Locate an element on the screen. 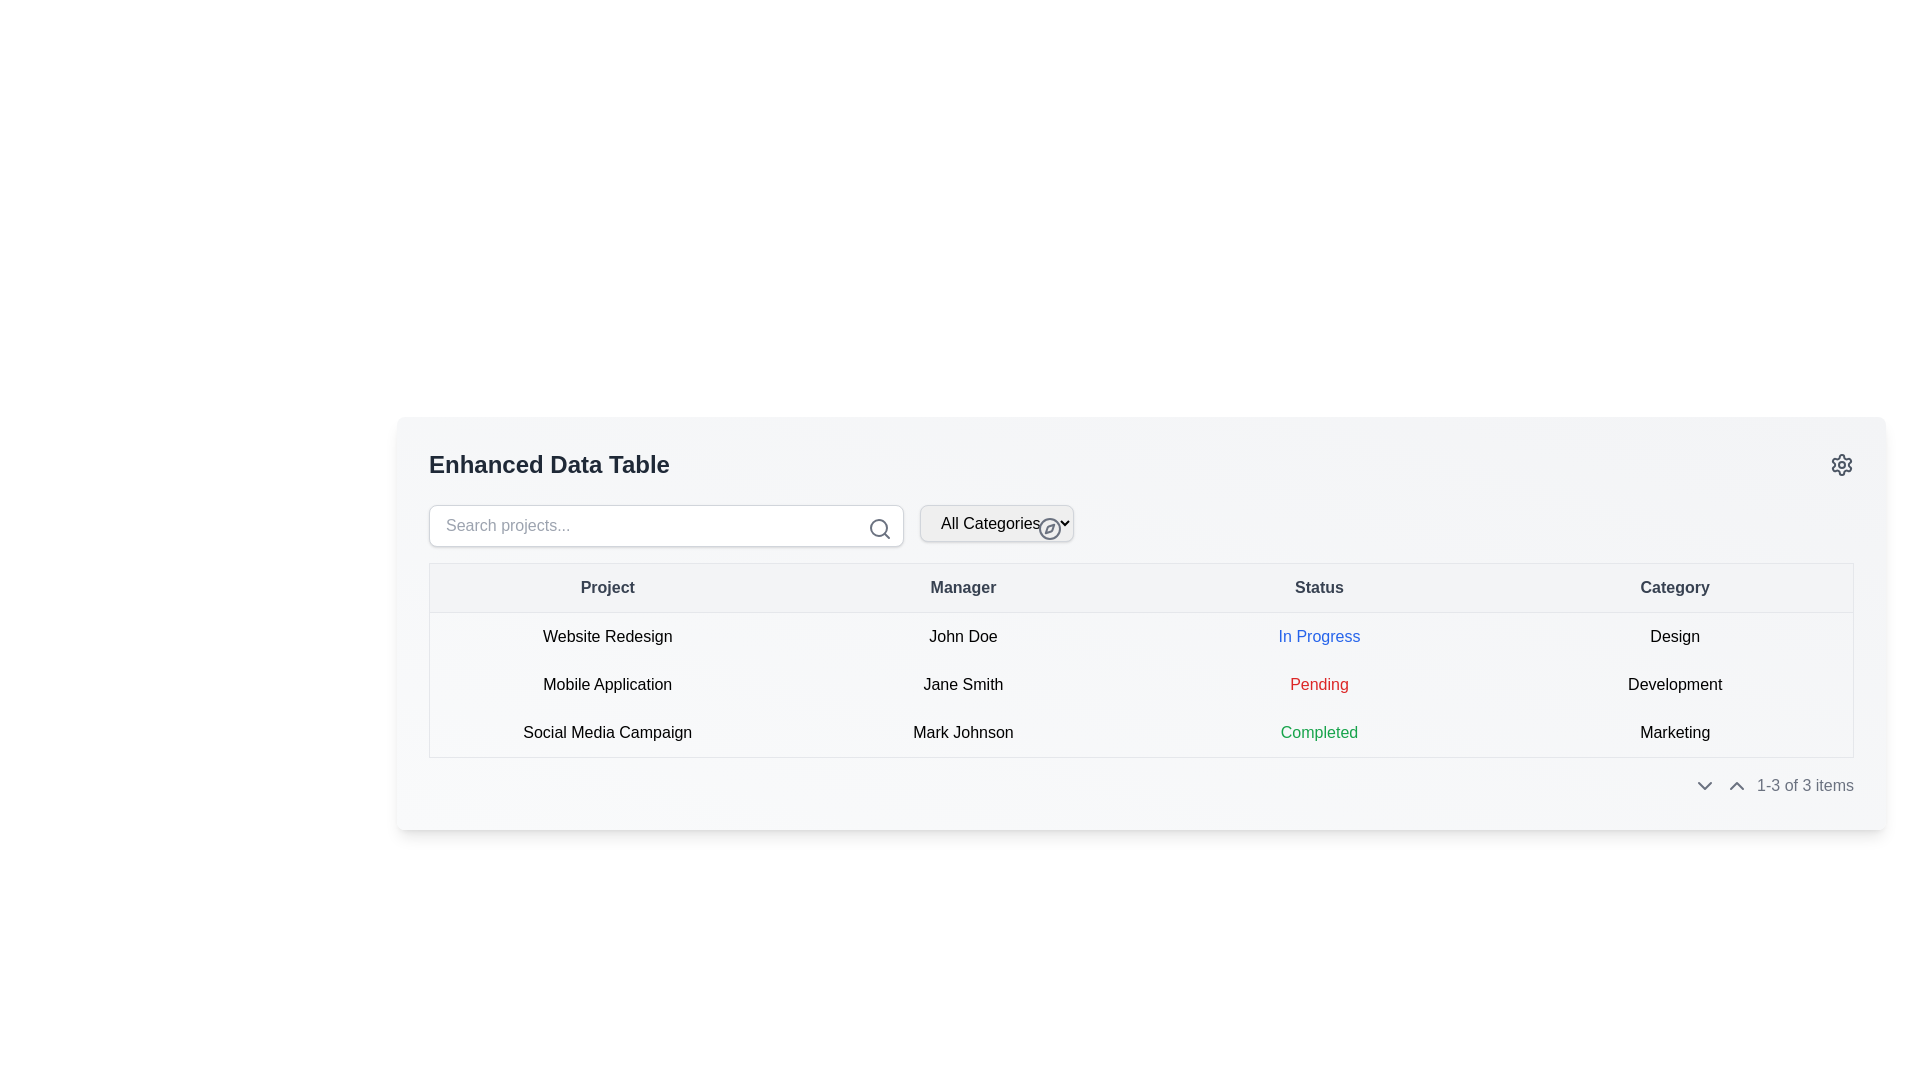 Image resolution: width=1920 pixels, height=1080 pixels. the dropdown menu labeled 'All Categories' is located at coordinates (997, 524).